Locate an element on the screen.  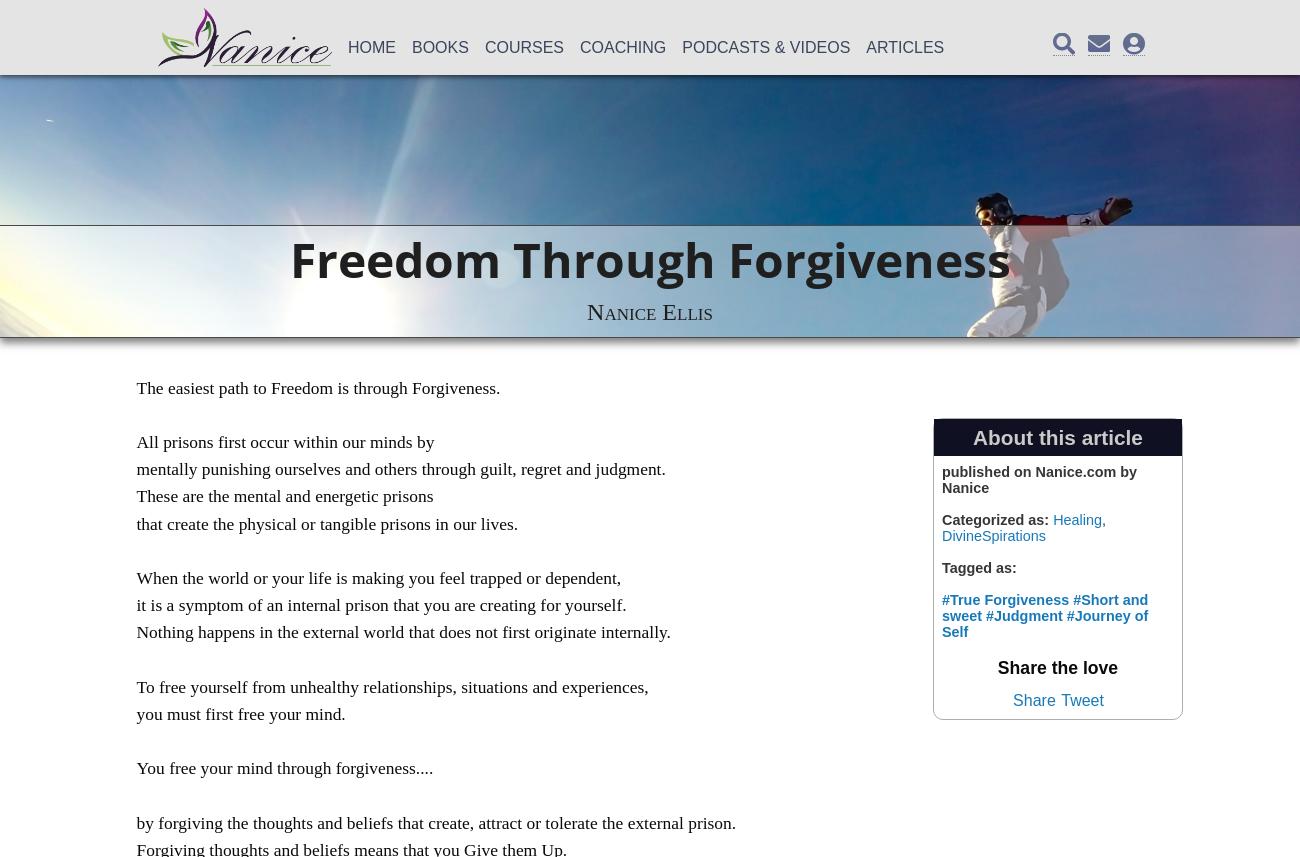
'Coaching' is located at coordinates (622, 46).